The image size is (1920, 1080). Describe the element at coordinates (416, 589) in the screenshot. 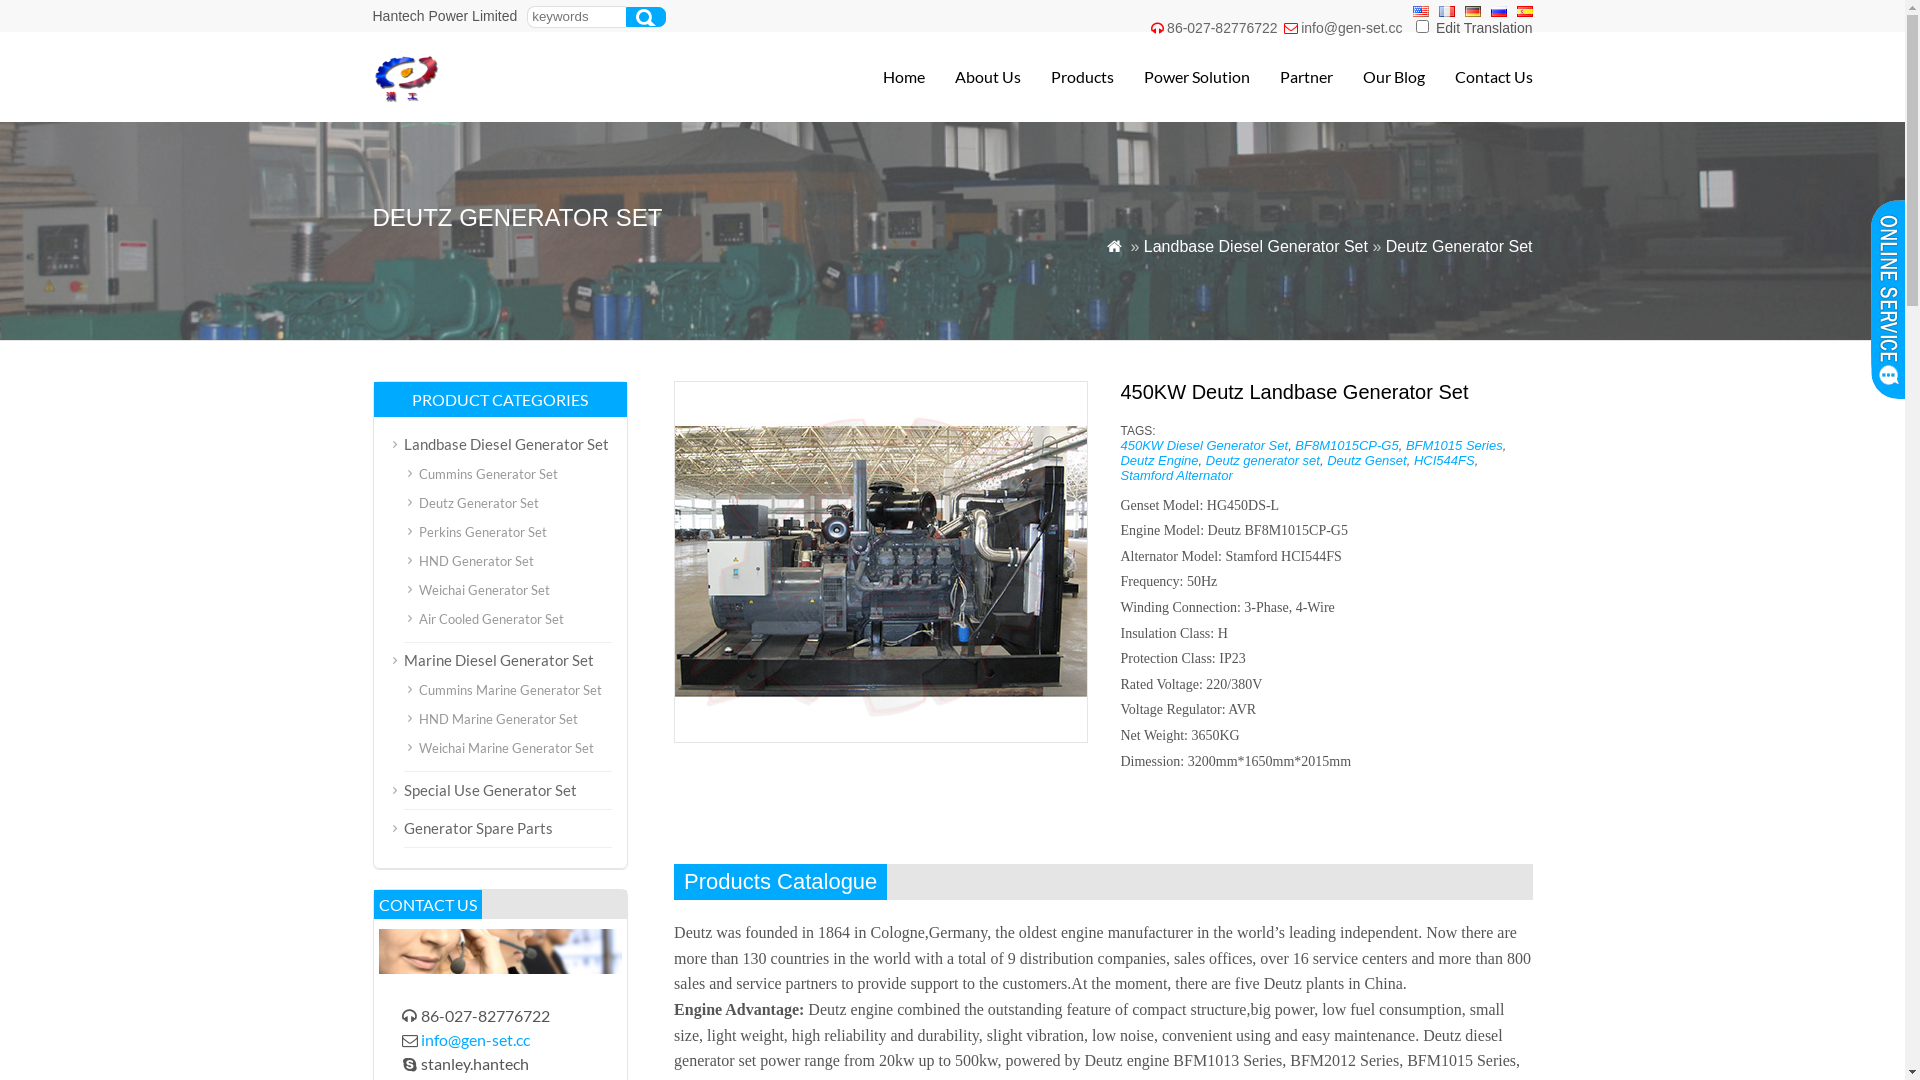

I see `'Weichai Generator Set'` at that location.